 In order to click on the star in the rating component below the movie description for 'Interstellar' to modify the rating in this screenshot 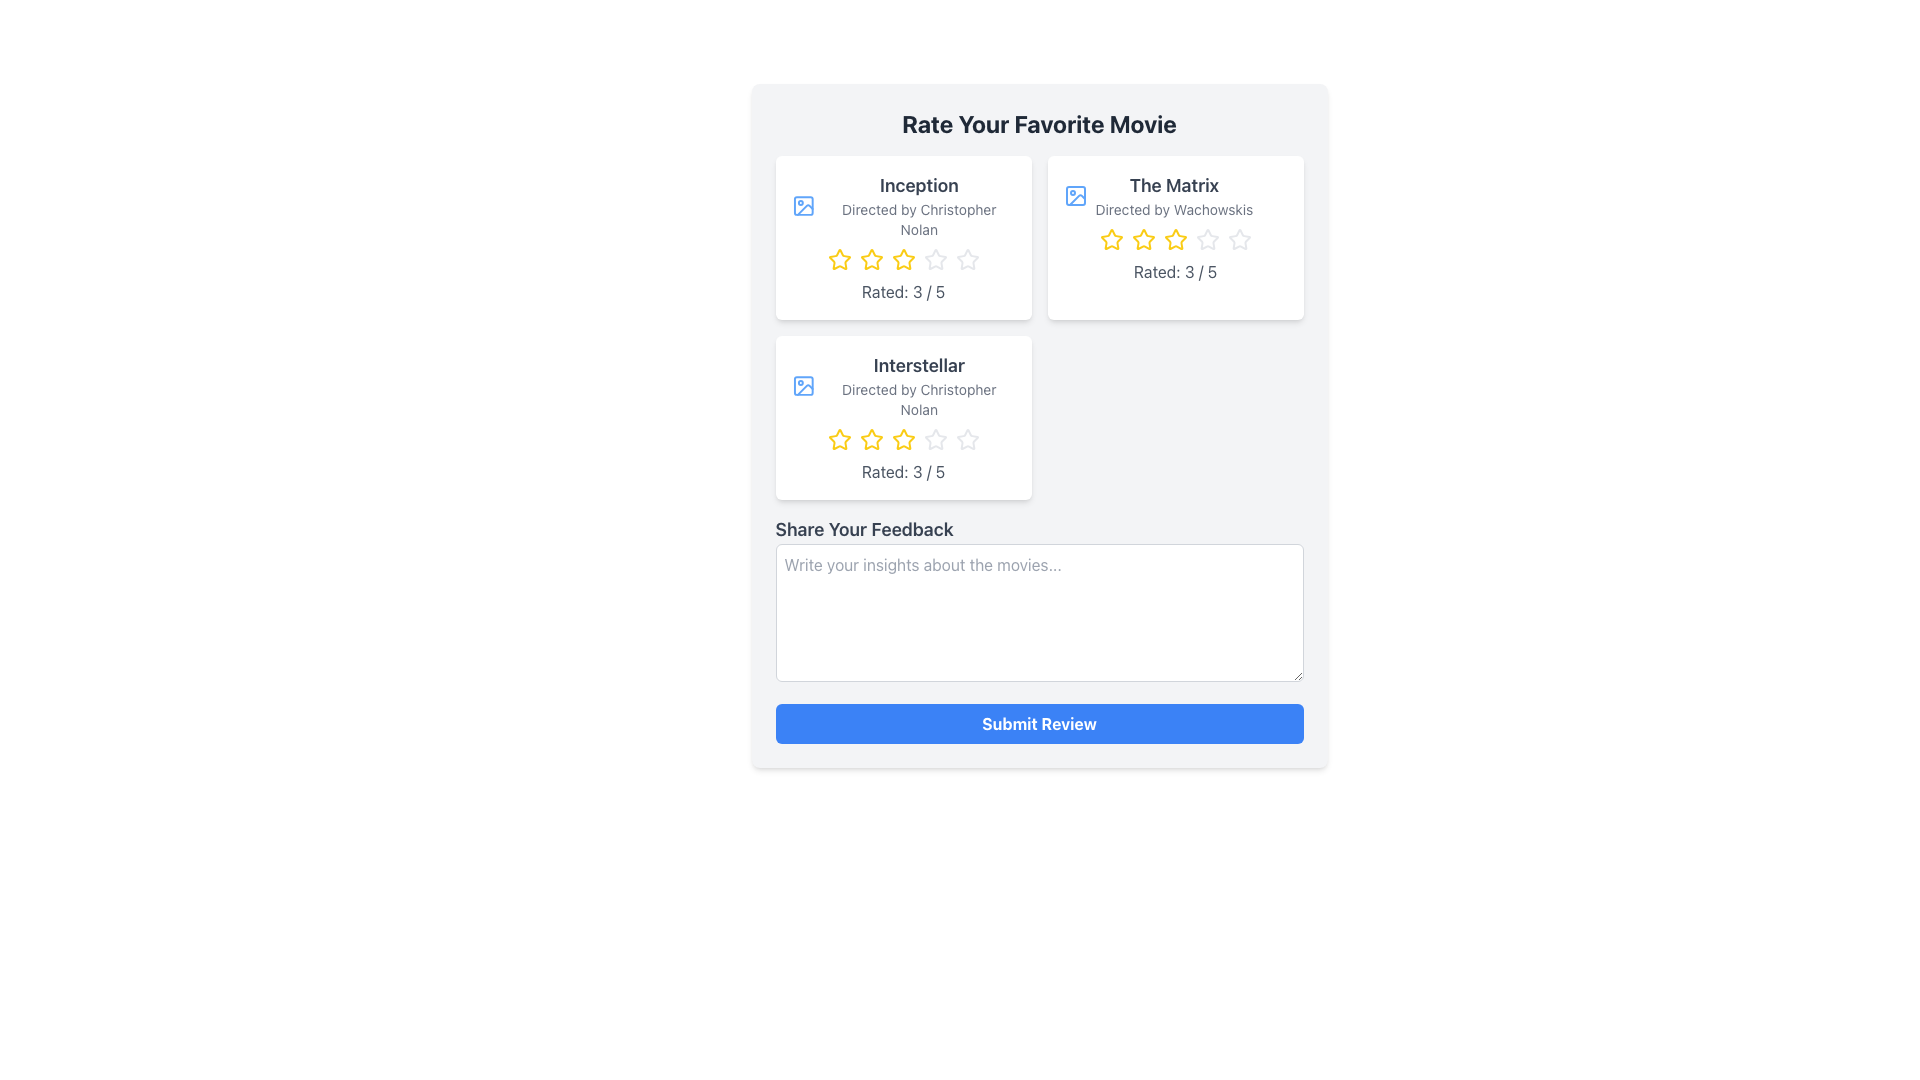, I will do `click(902, 438)`.